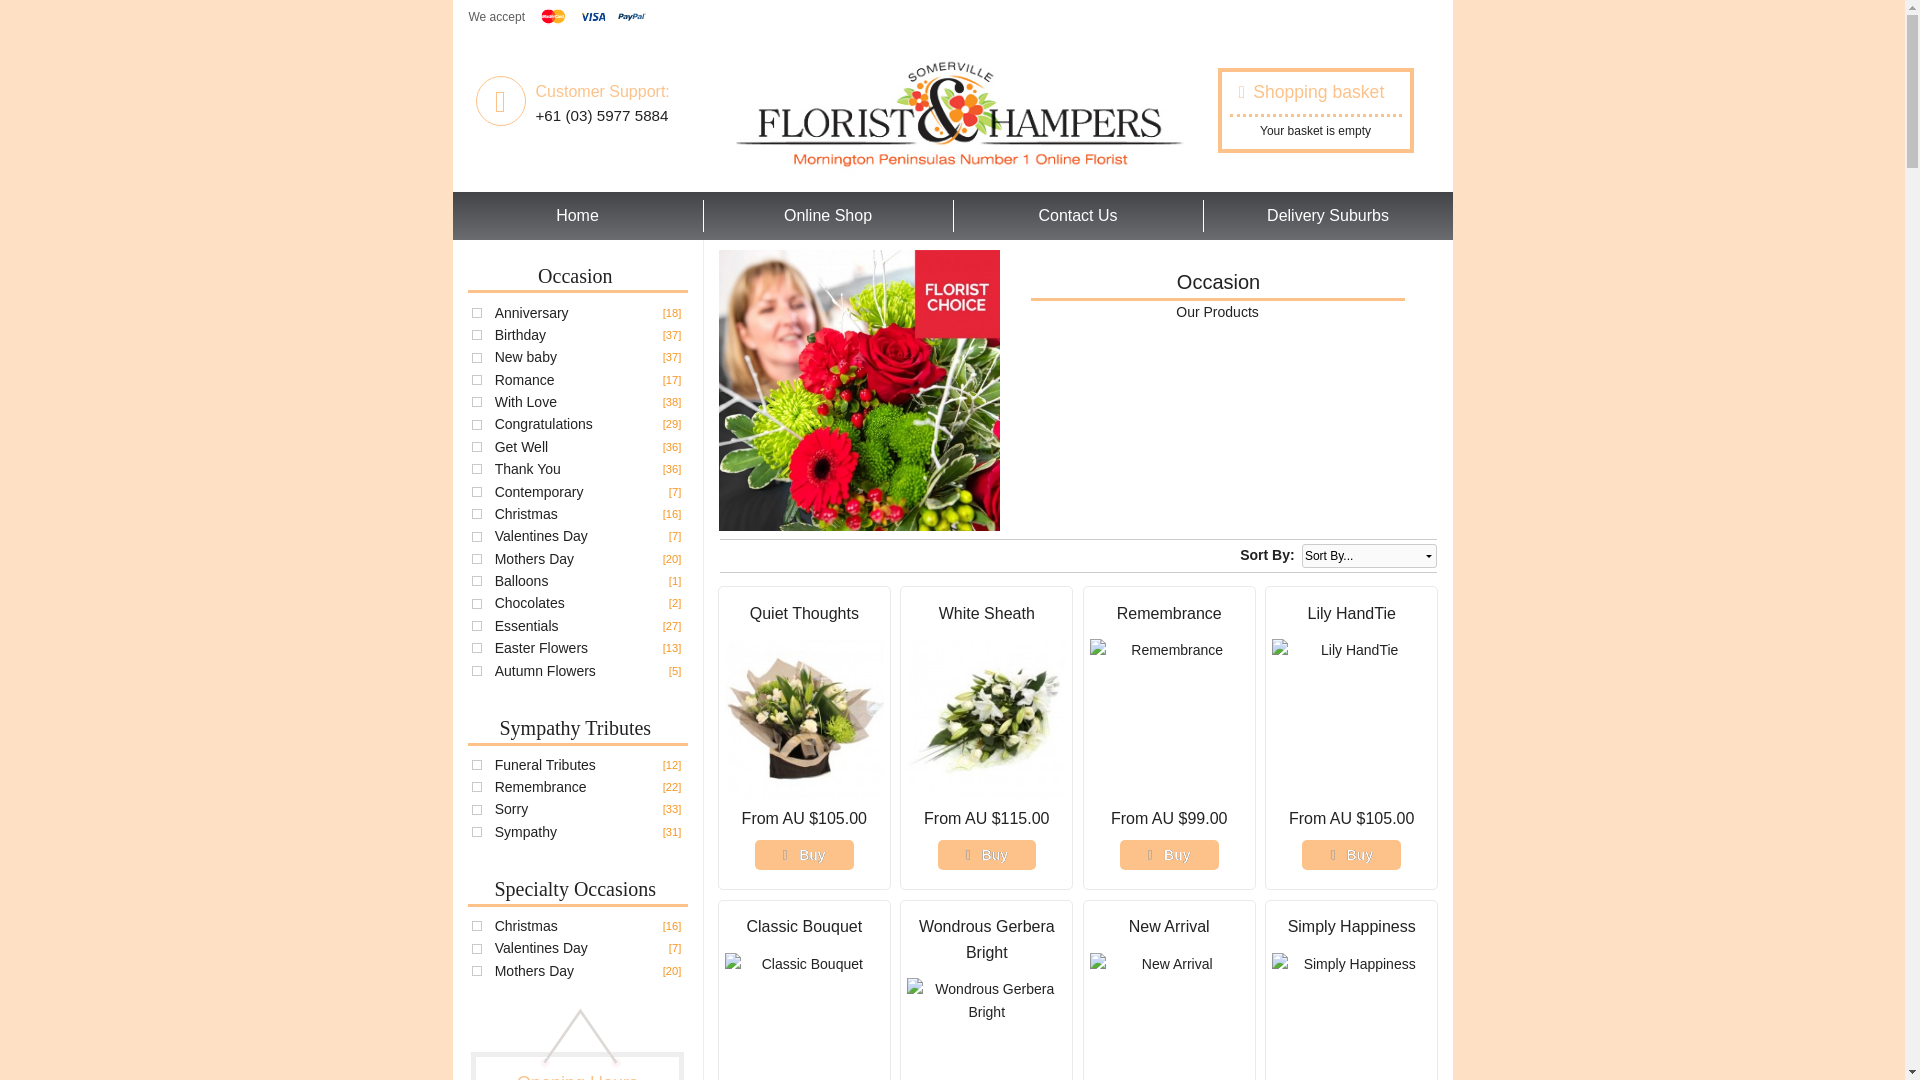  Describe the element at coordinates (541, 947) in the screenshot. I see `'Valentines Day` at that location.